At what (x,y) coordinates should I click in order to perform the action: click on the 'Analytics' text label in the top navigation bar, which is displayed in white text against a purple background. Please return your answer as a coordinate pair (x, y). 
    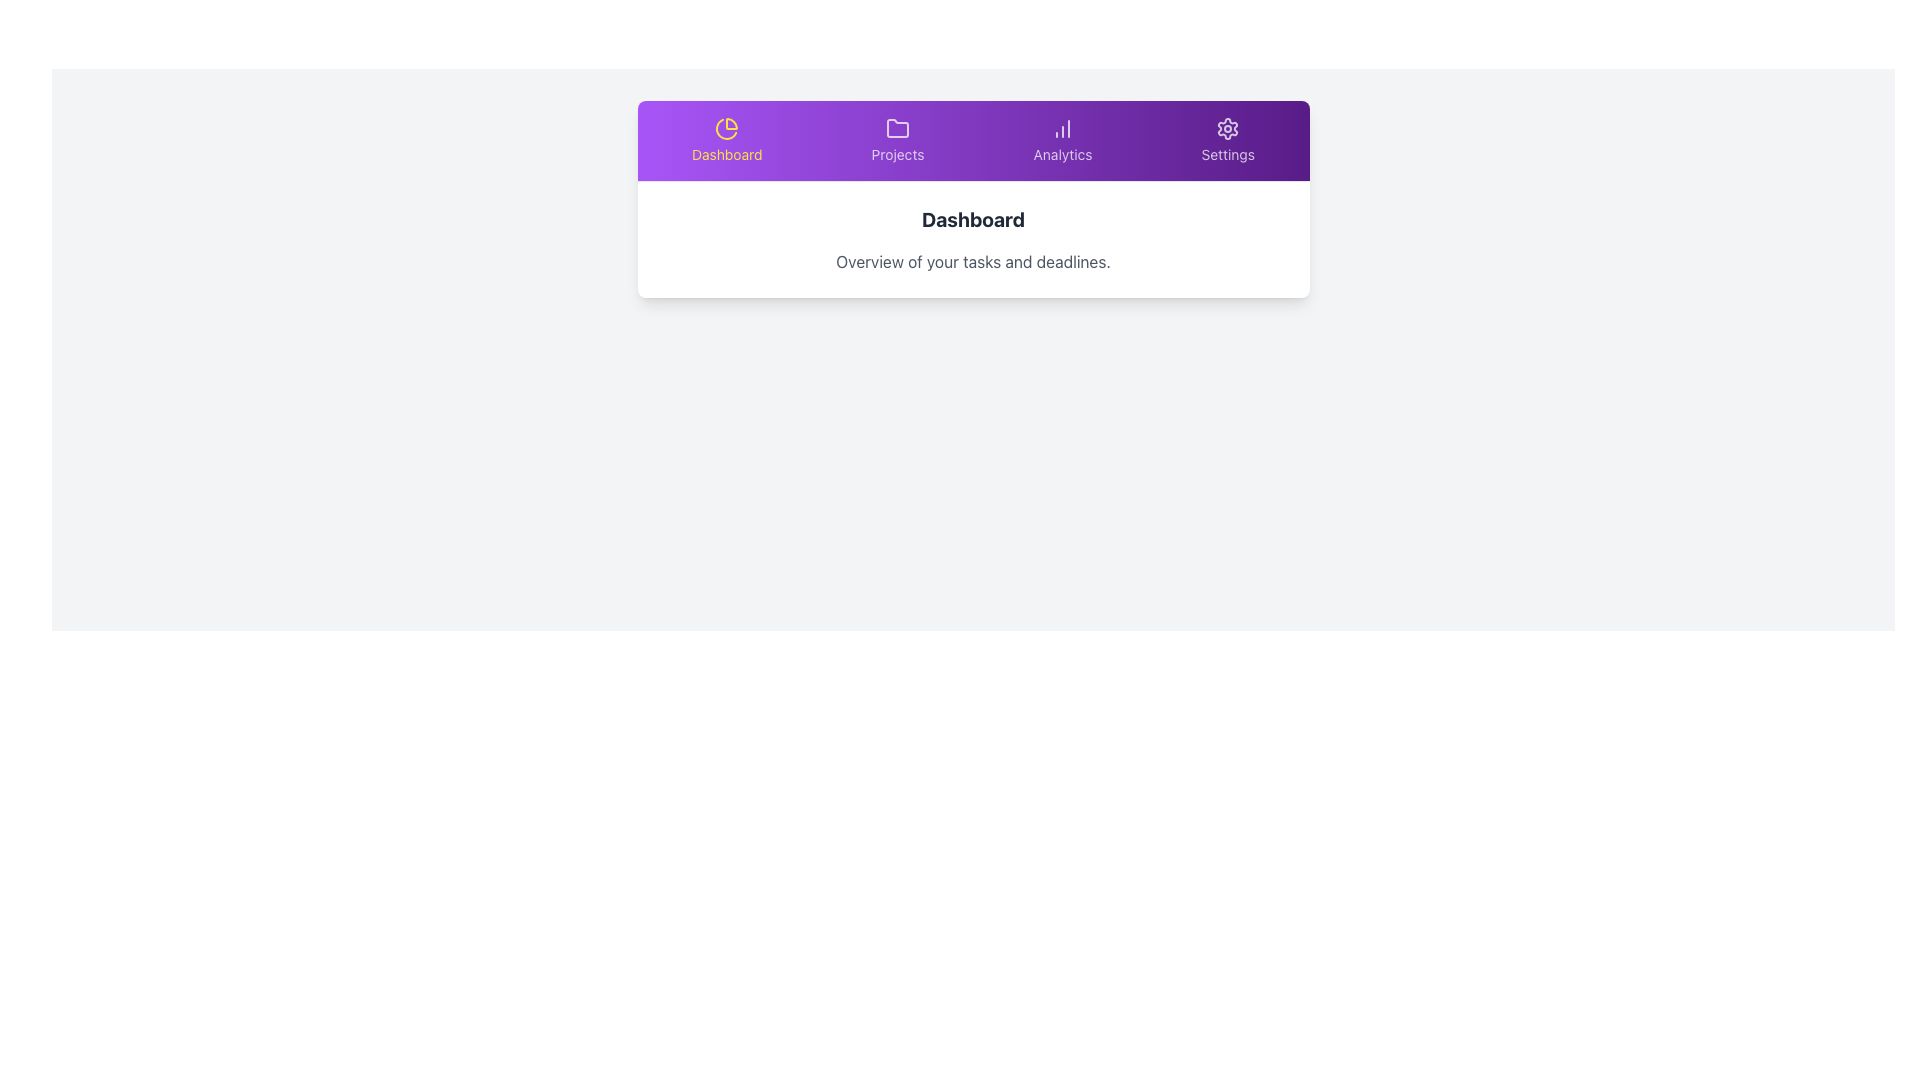
    Looking at the image, I should click on (1061, 153).